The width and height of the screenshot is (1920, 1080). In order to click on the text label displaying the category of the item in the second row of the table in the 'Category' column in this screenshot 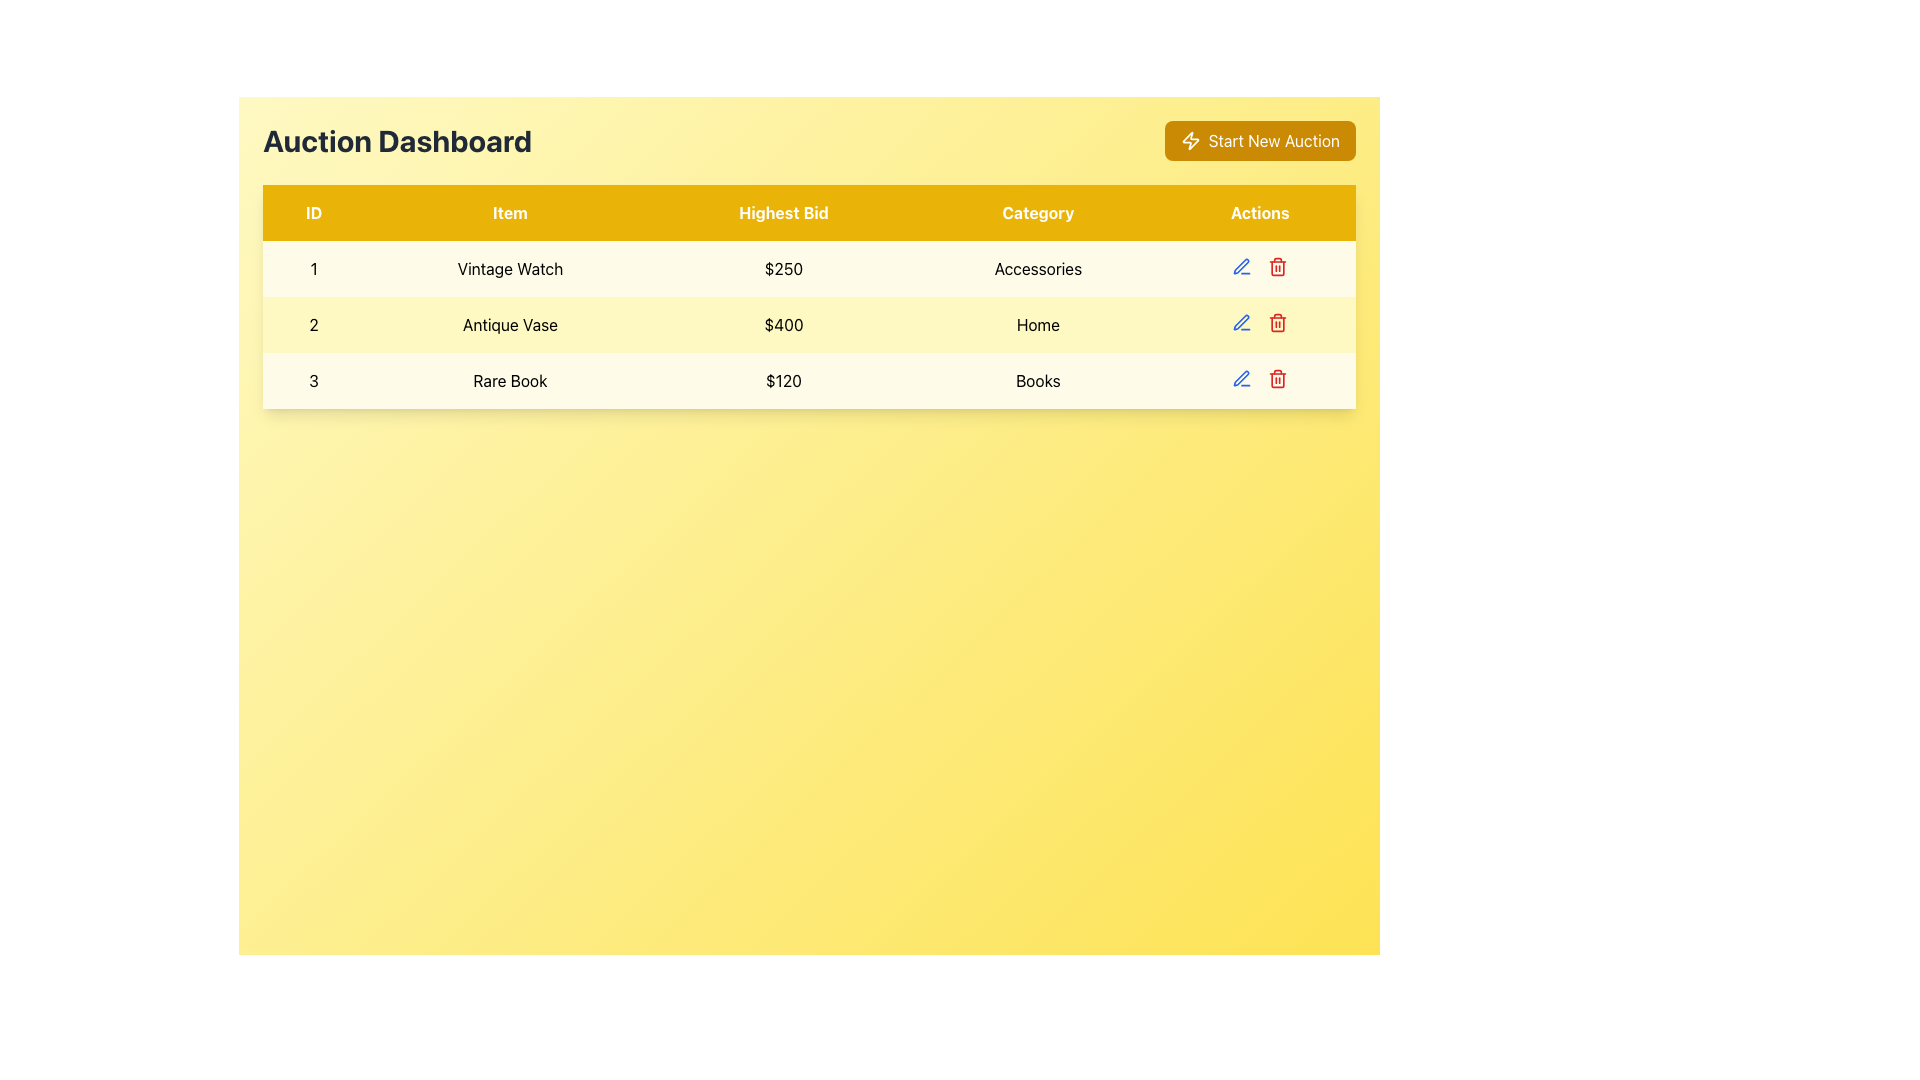, I will do `click(1038, 323)`.